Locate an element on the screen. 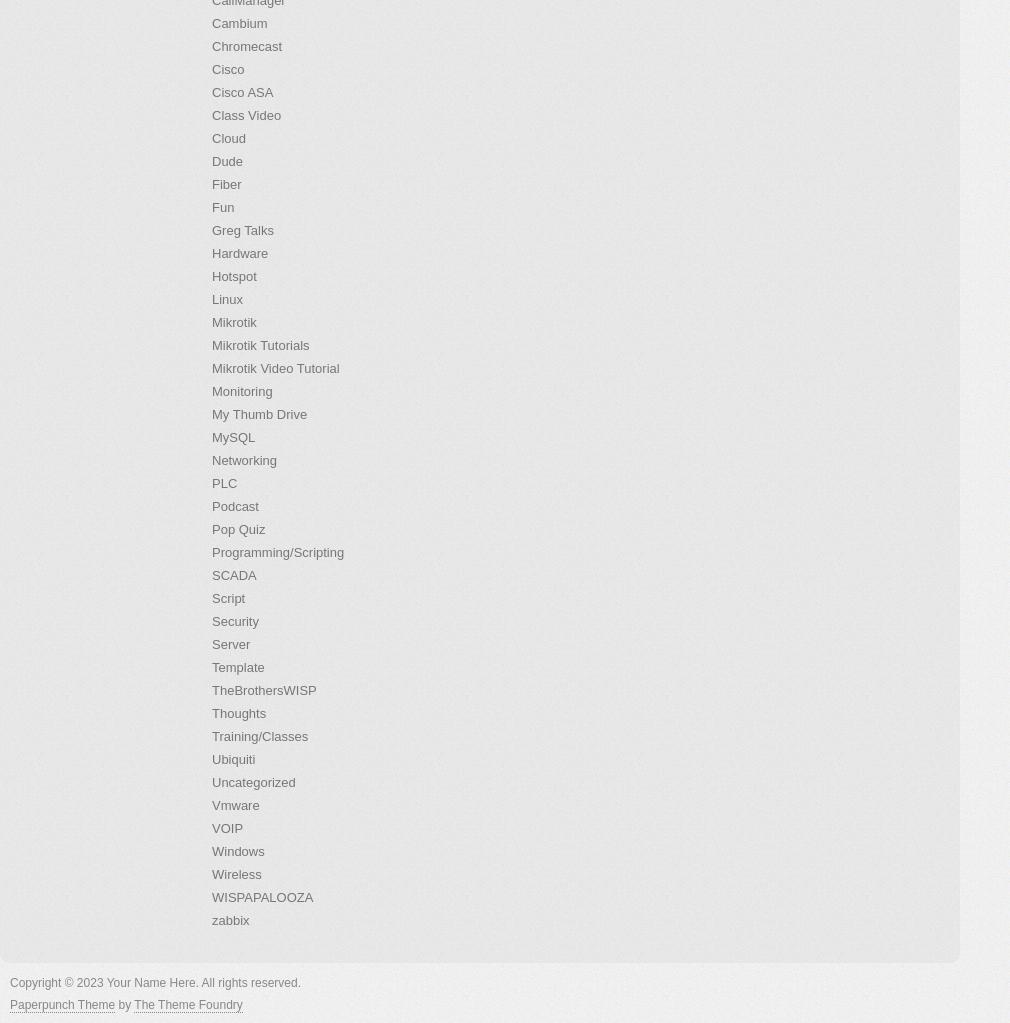 The width and height of the screenshot is (1010, 1023). 'Dude' is located at coordinates (226, 161).